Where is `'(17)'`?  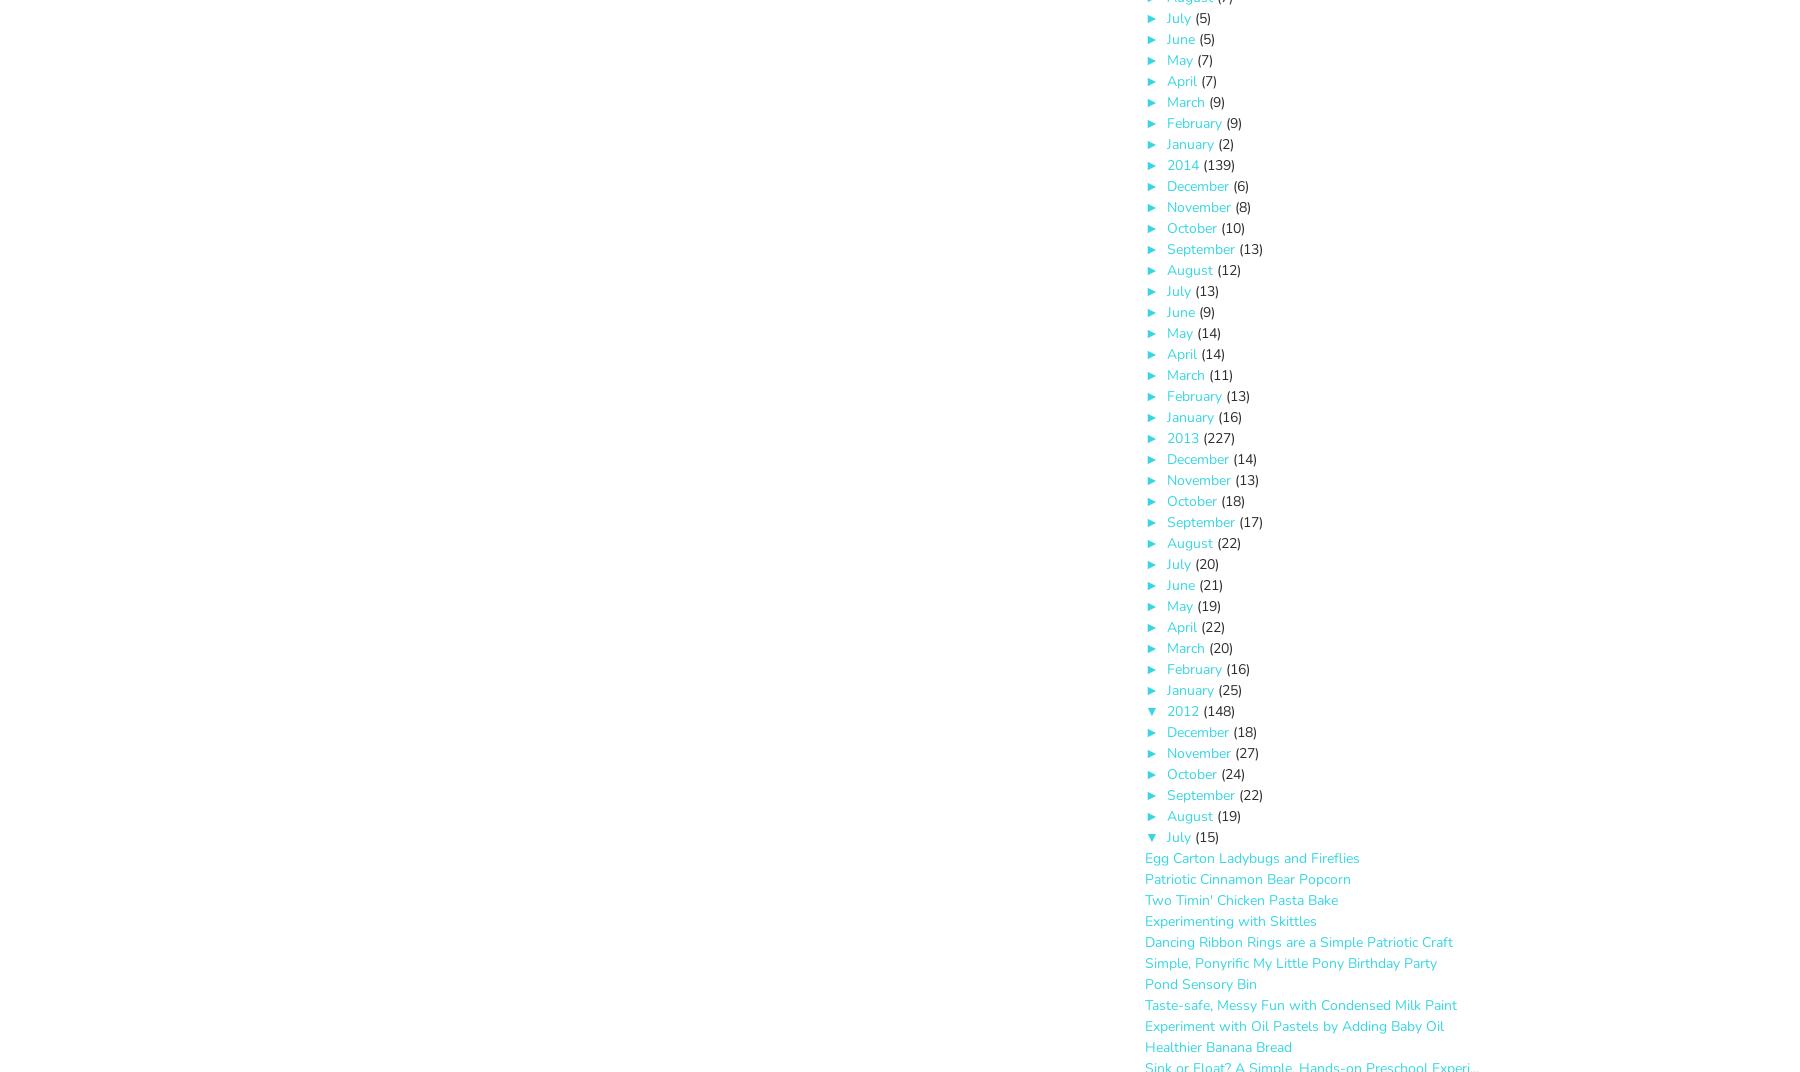 '(17)' is located at coordinates (1249, 522).